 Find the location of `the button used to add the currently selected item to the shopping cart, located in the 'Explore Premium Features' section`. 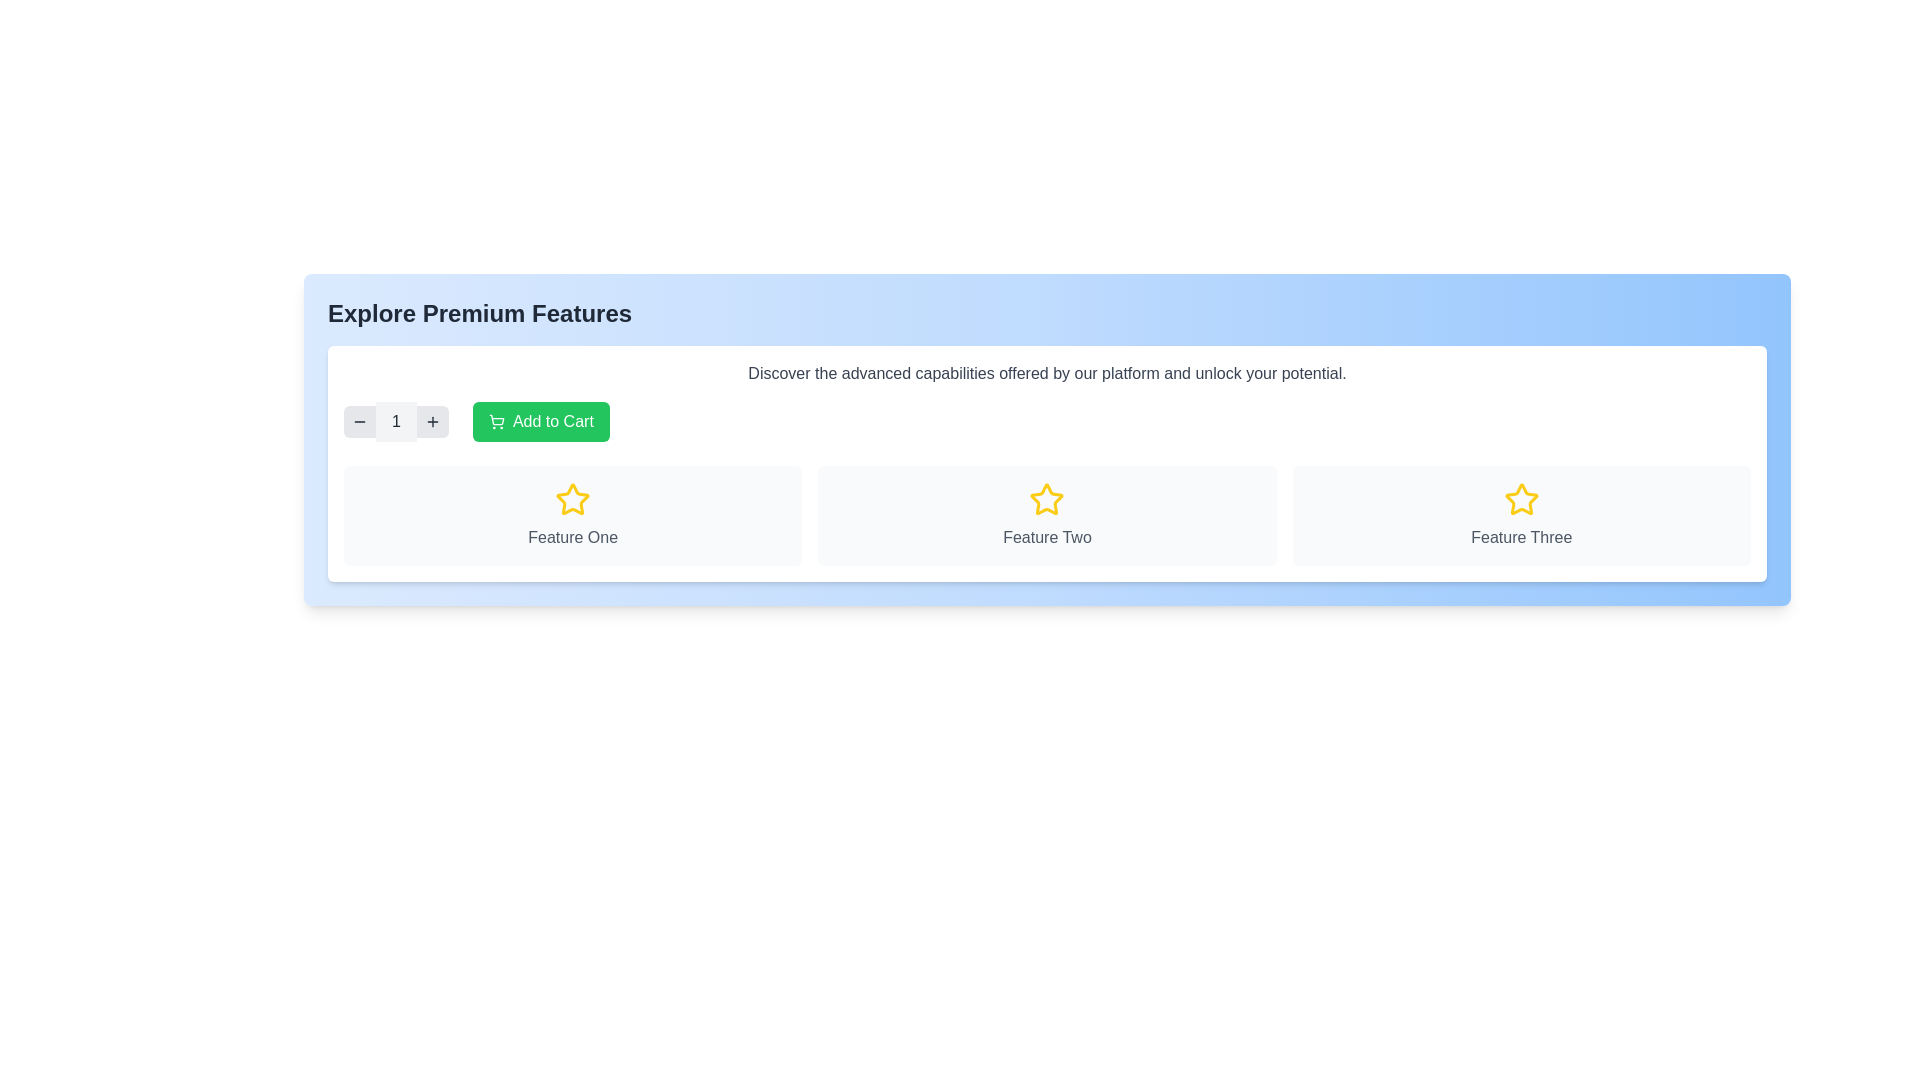

the button used to add the currently selected item to the shopping cart, located in the 'Explore Premium Features' section is located at coordinates (541, 420).